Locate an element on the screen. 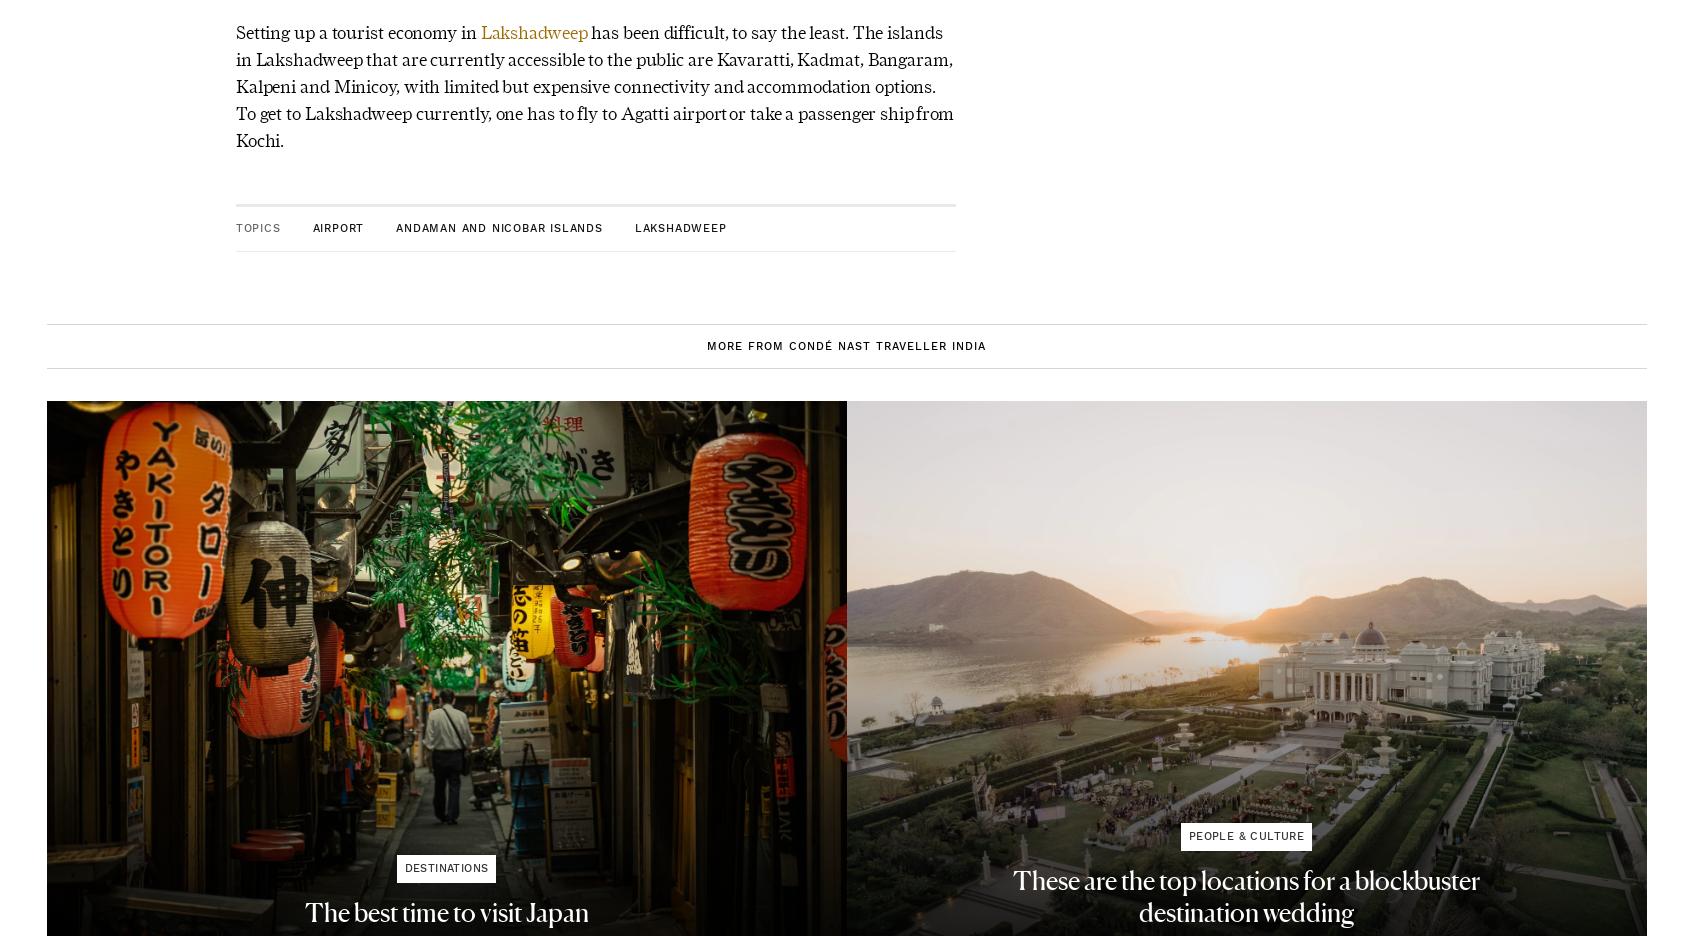 Image resolution: width=1693 pixels, height=936 pixels. 'Topics' is located at coordinates (257, 227).